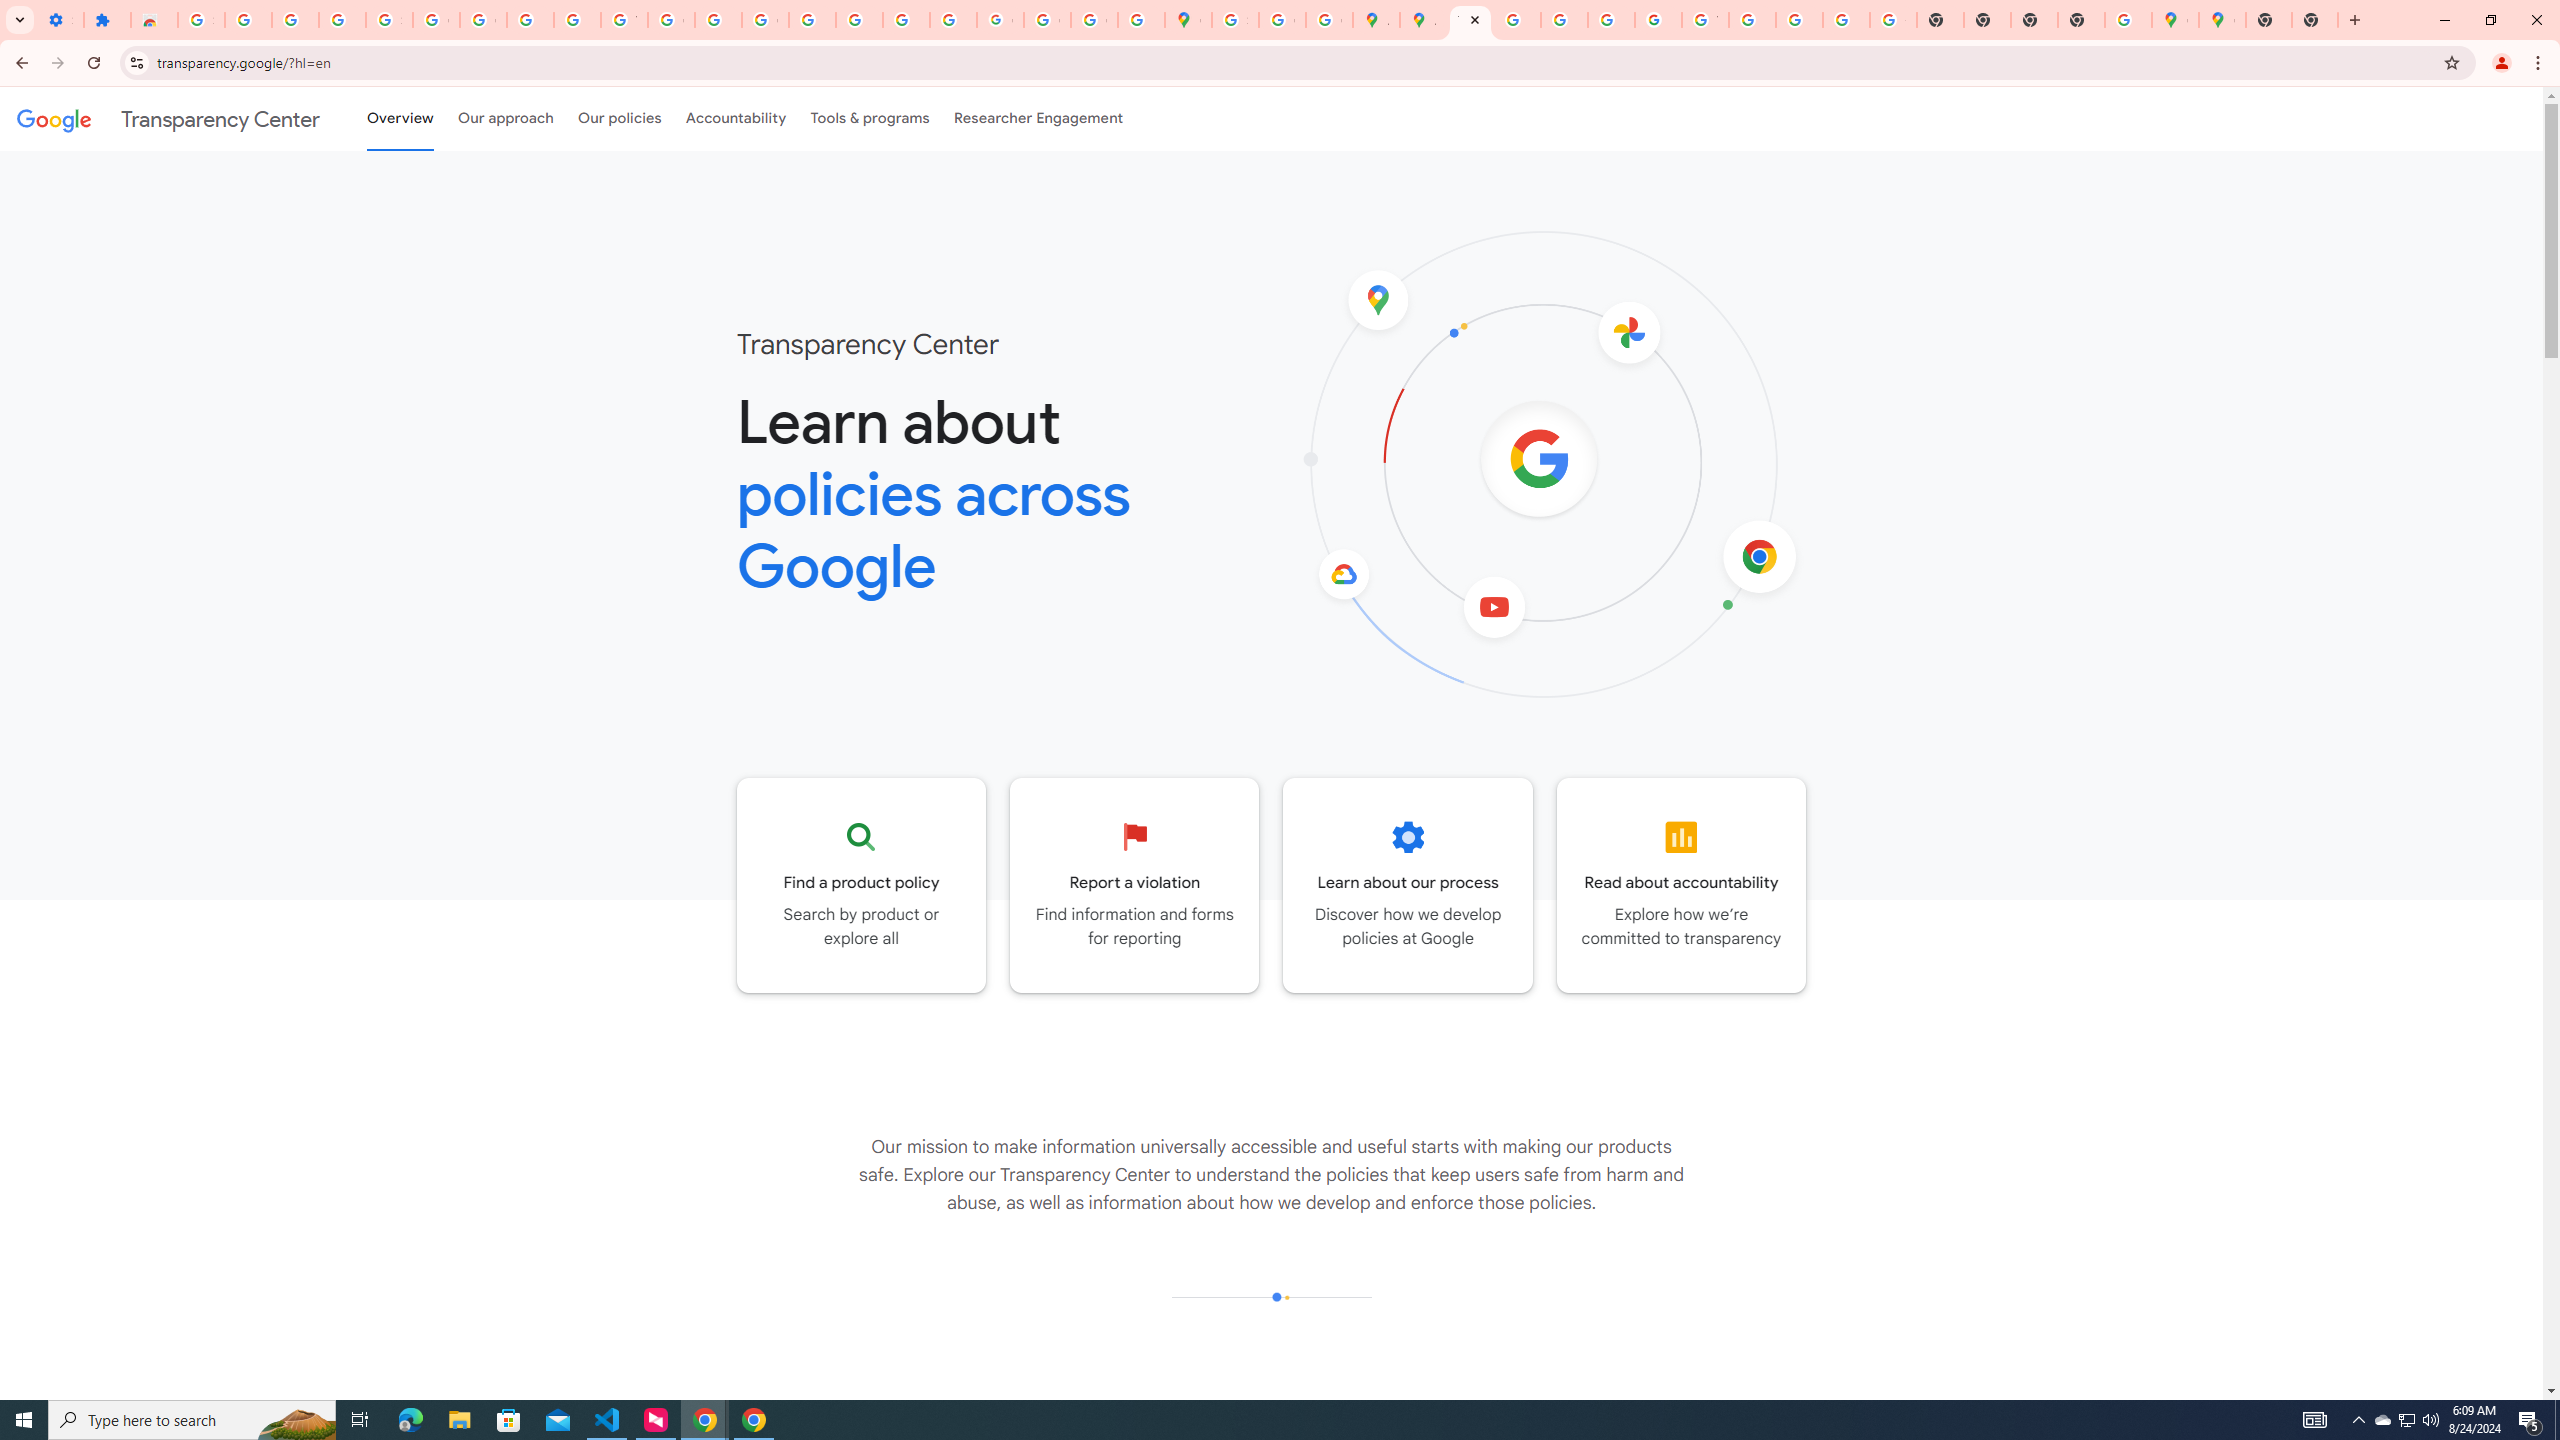  Describe the element at coordinates (2173, 19) in the screenshot. I see `'Google Maps'` at that location.